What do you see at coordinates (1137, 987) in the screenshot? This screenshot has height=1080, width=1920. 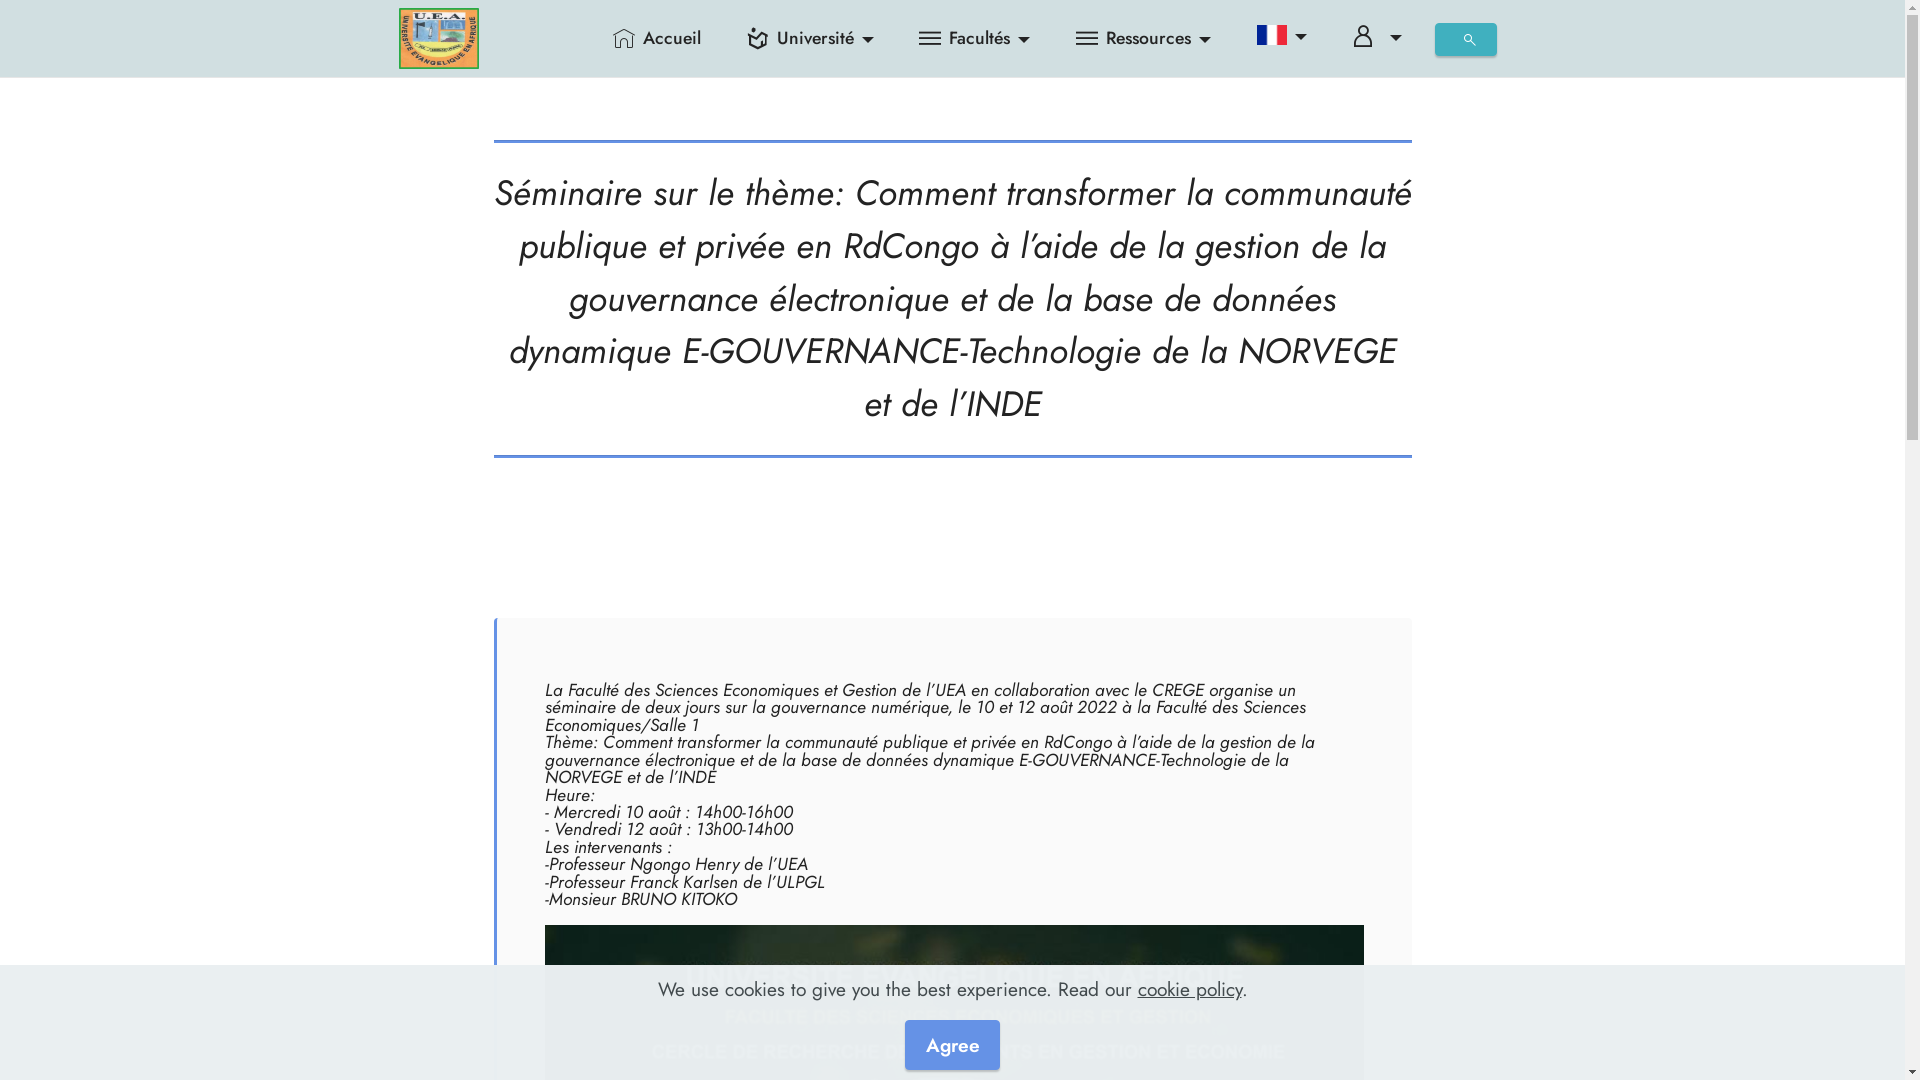 I see `'cookie policy'` at bounding box center [1137, 987].